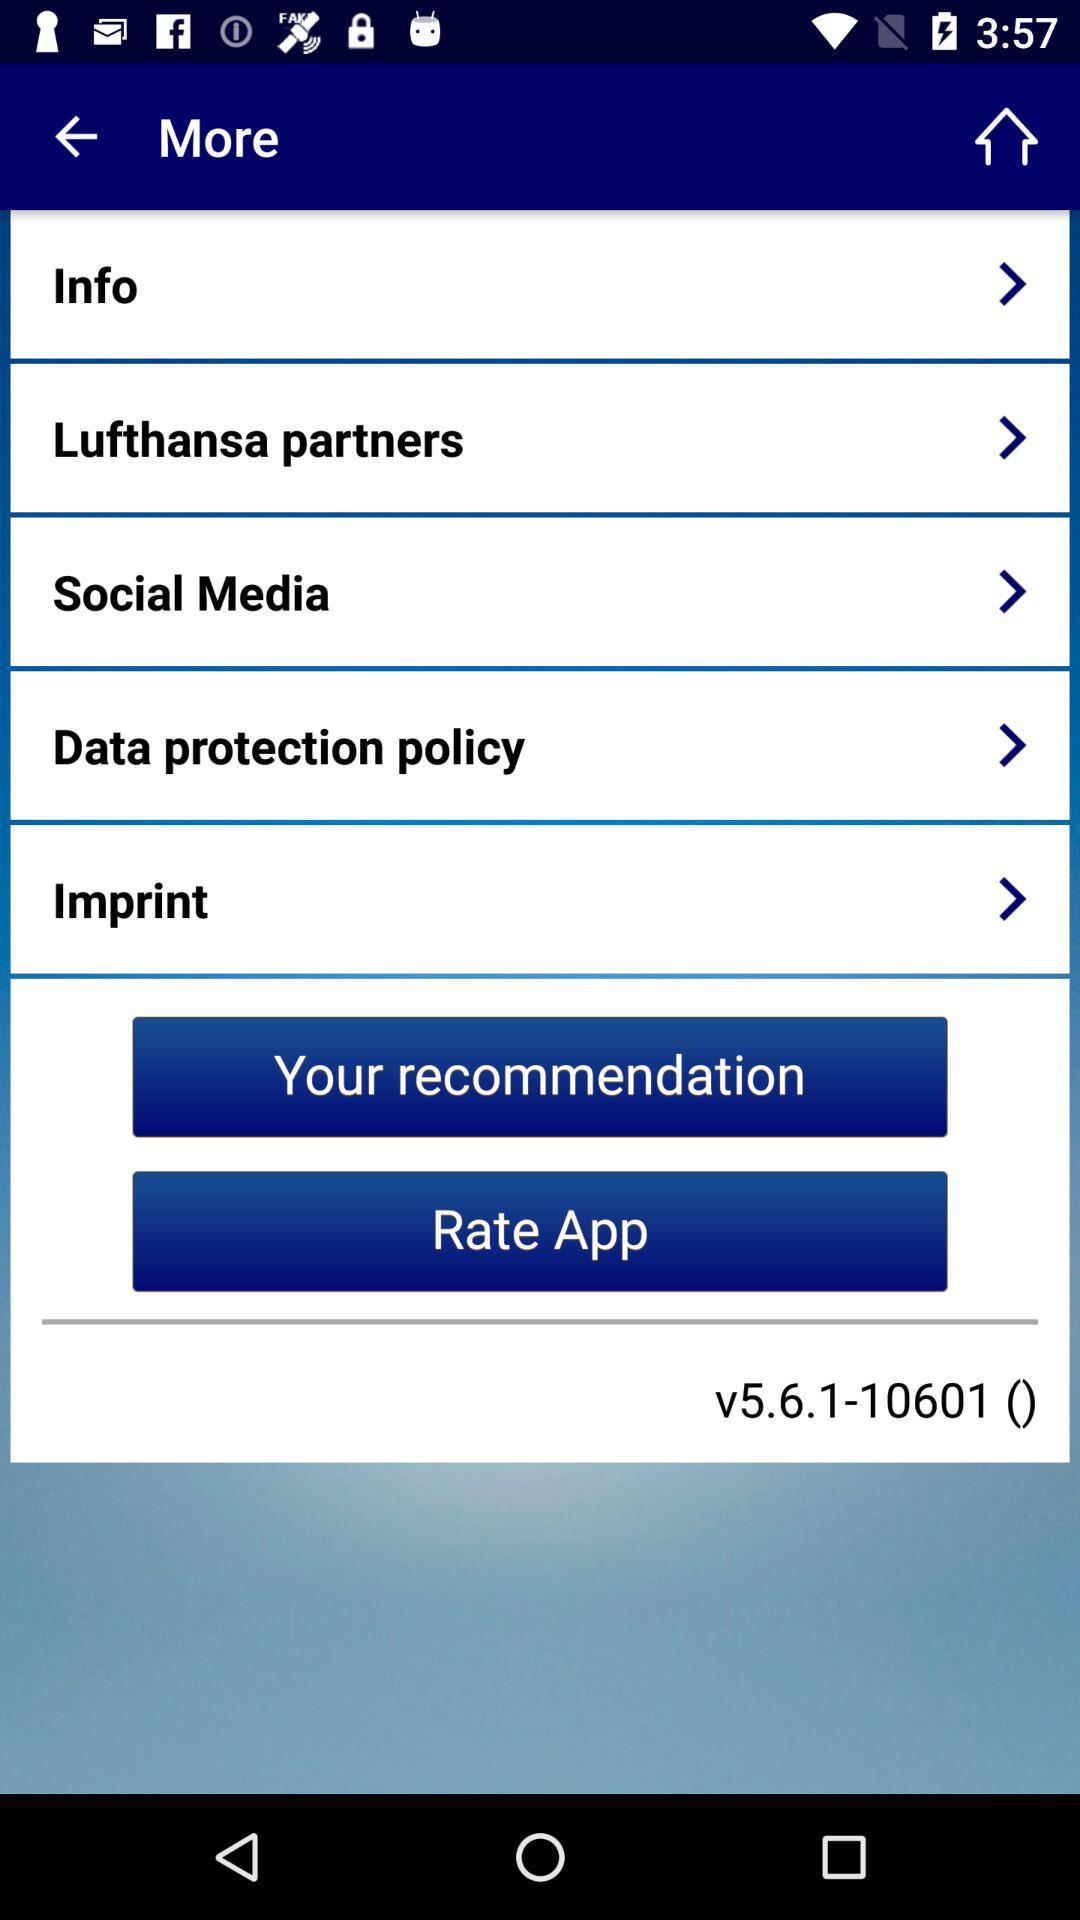  I want to click on the item to the right of imprint, so click(1012, 897).